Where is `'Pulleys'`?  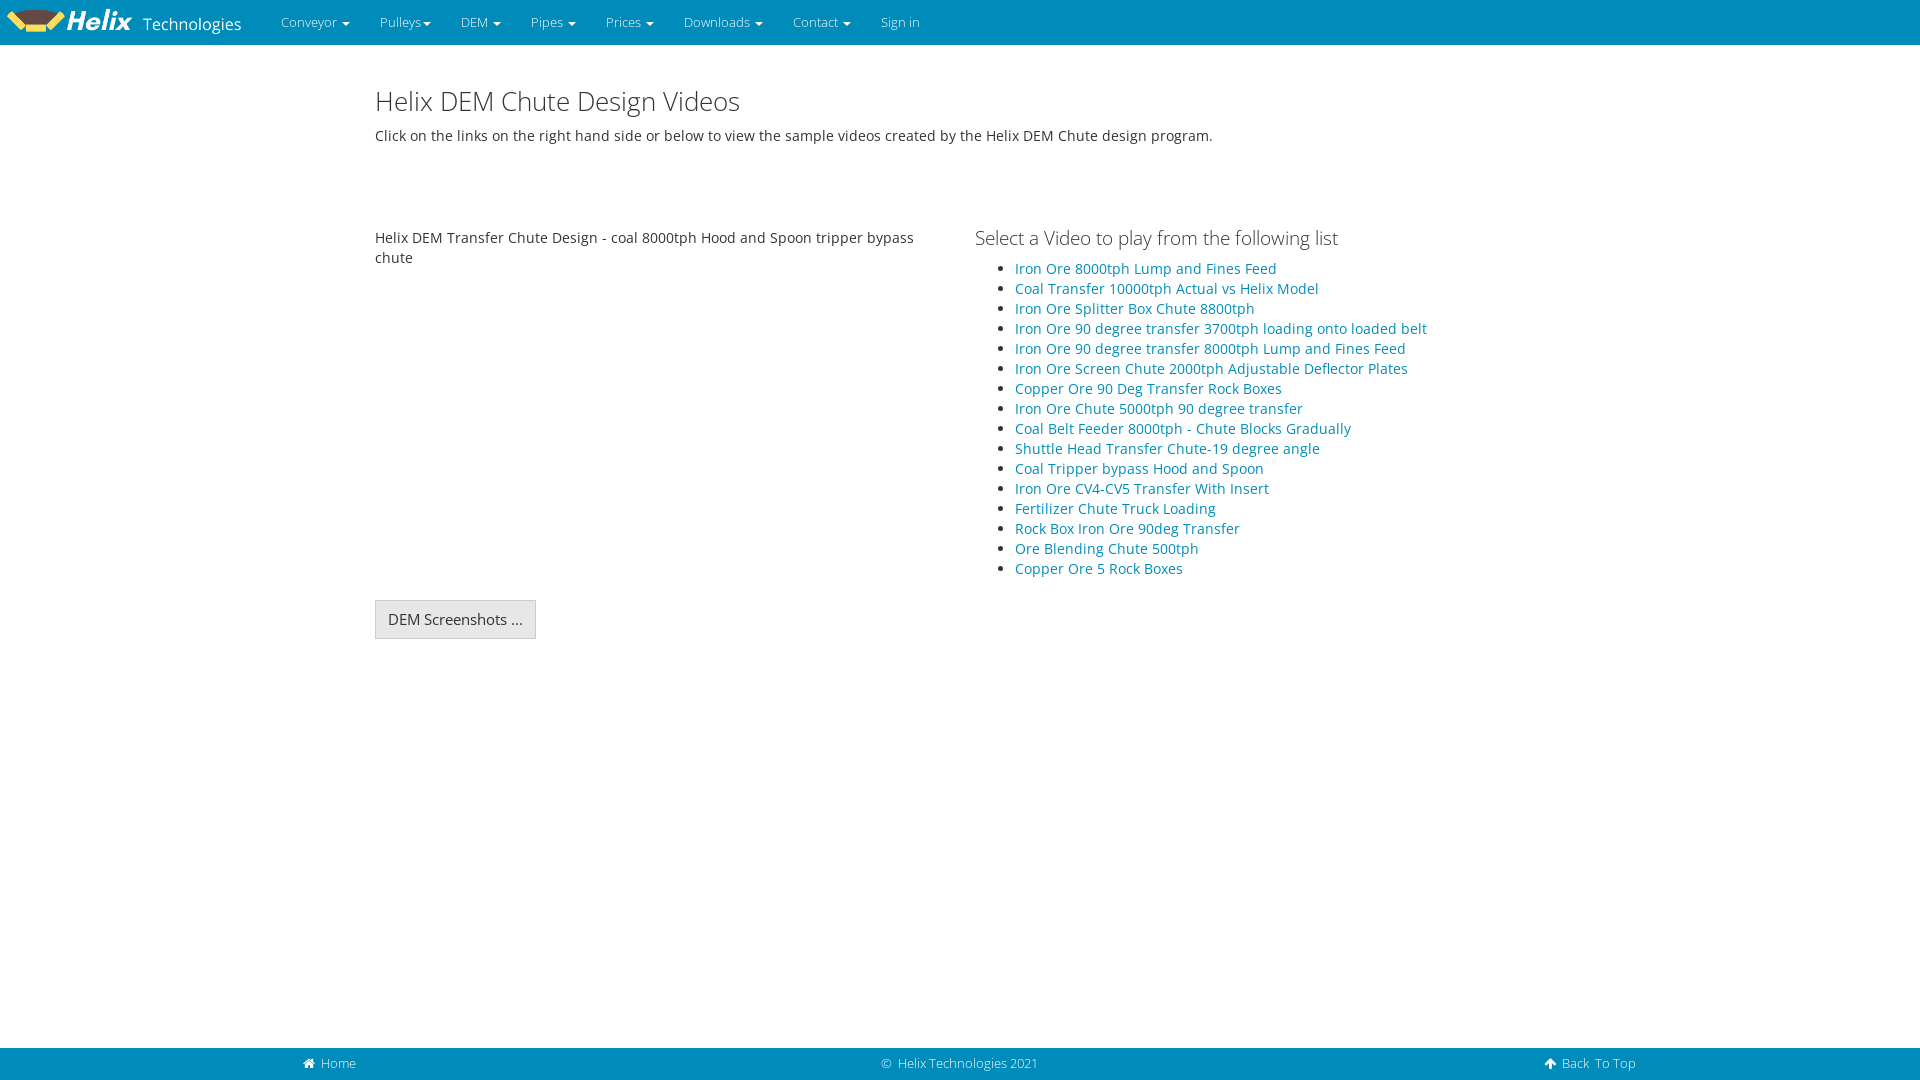 'Pulleys' is located at coordinates (404, 22).